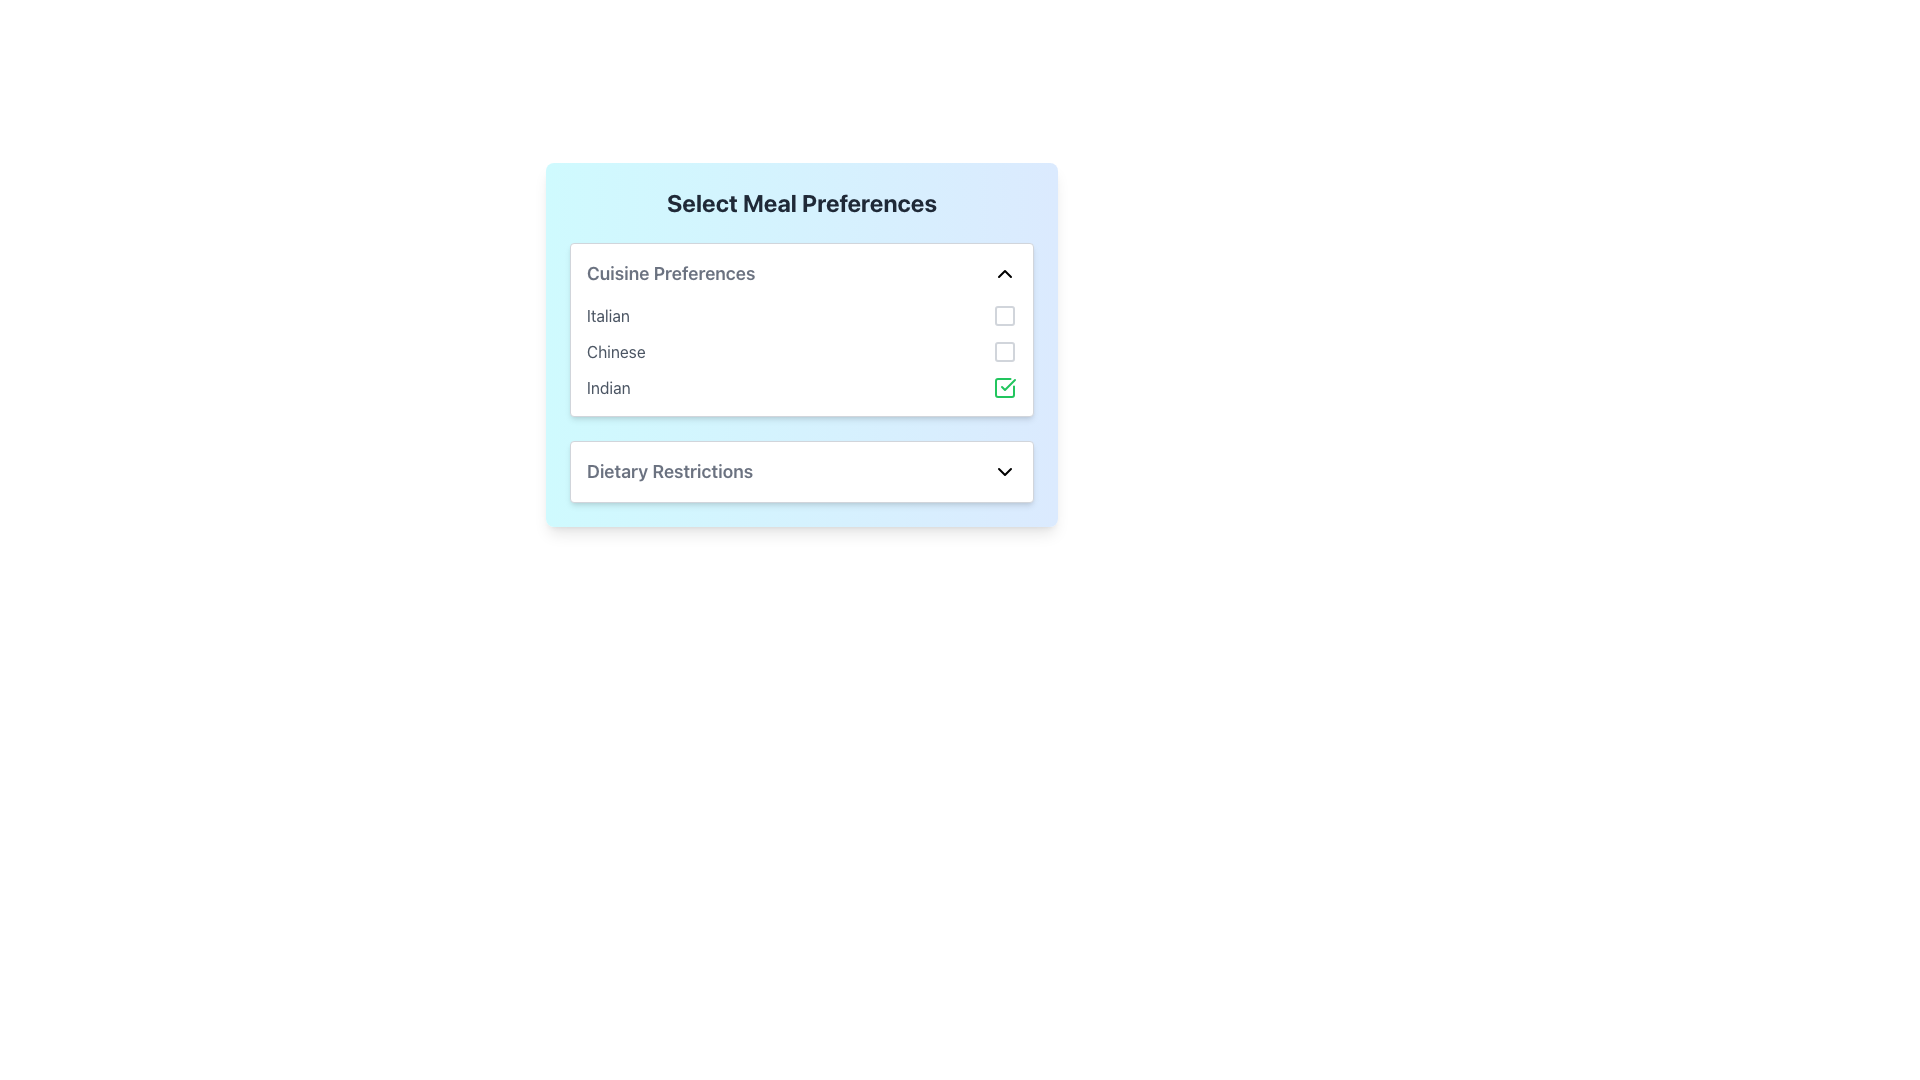 The image size is (1920, 1080). What do you see at coordinates (1004, 471) in the screenshot?
I see `the Icon Button located at the far right side of the 'Dietary Restrictions' row to observe any interactive effects` at bounding box center [1004, 471].